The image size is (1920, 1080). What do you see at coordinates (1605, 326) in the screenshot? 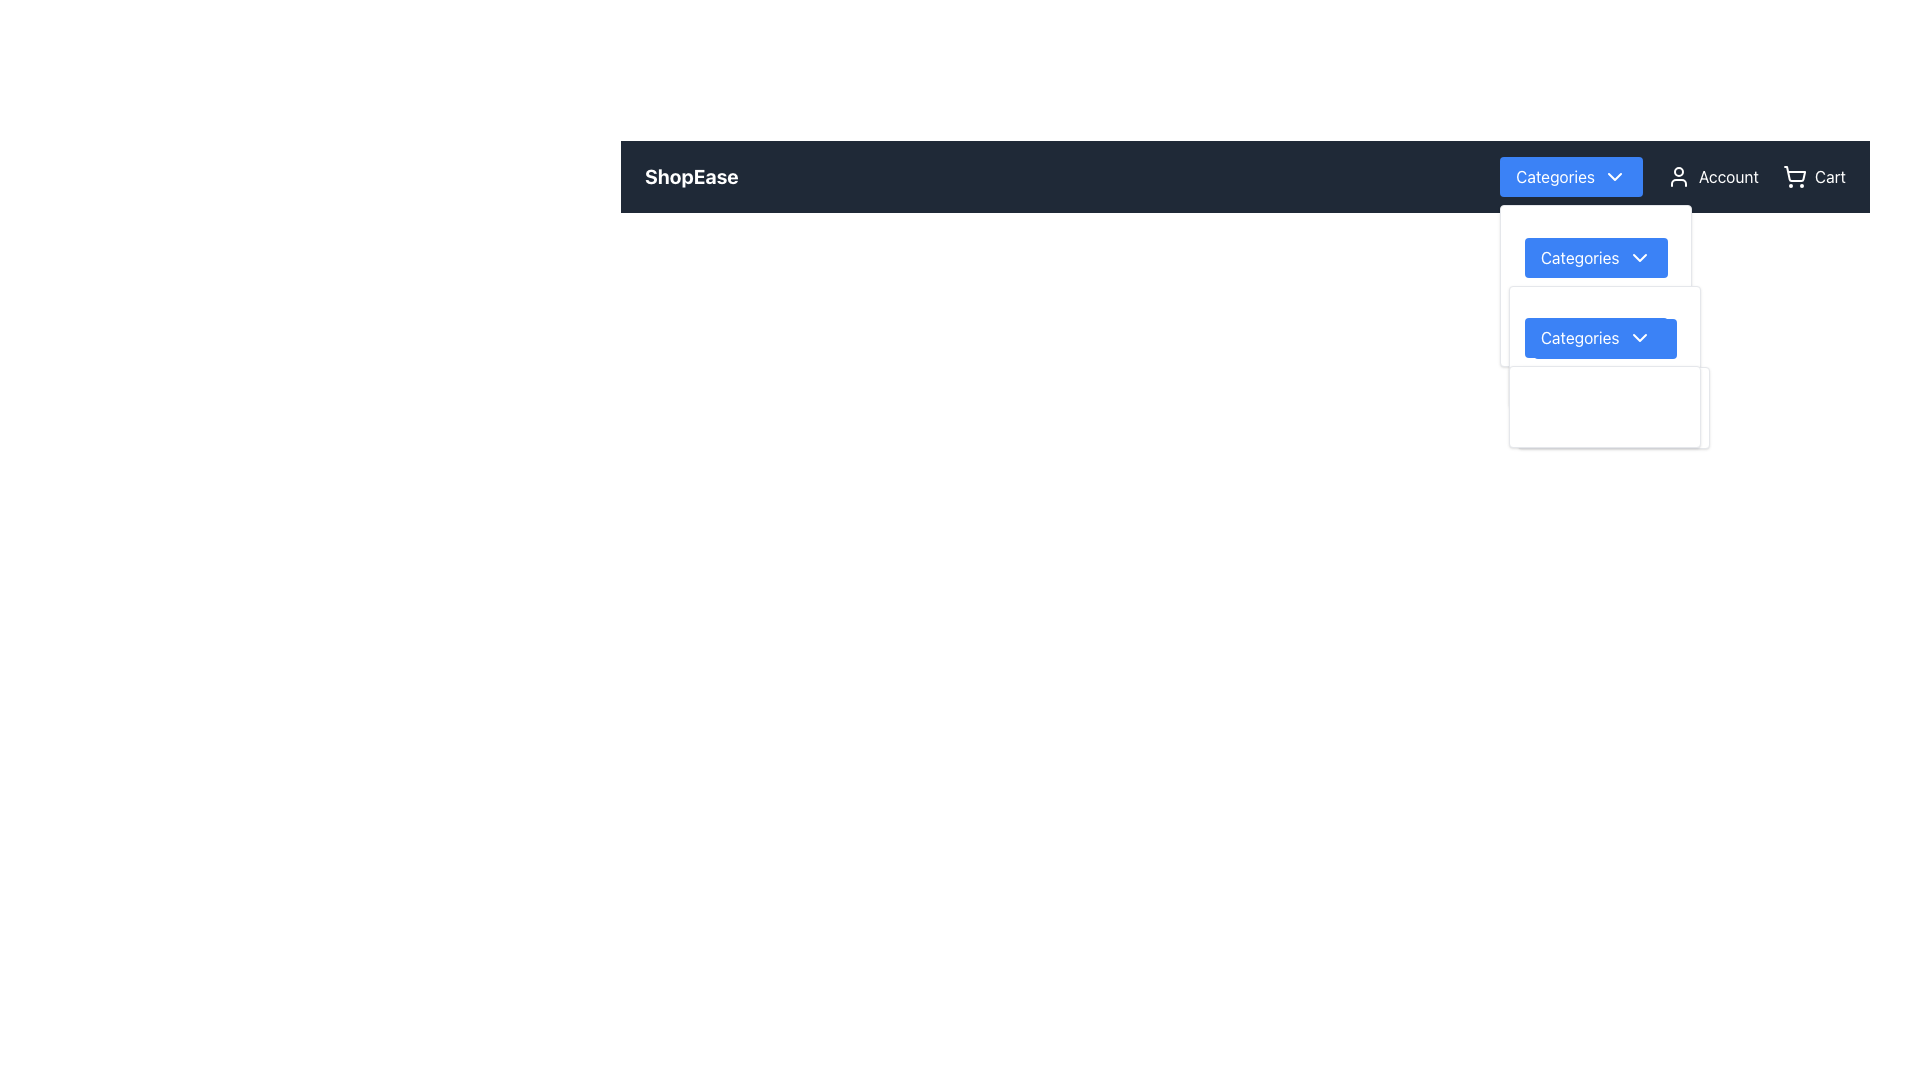
I see `the 'Categories' button with a bright blue background and white text in the dropdown menu` at bounding box center [1605, 326].